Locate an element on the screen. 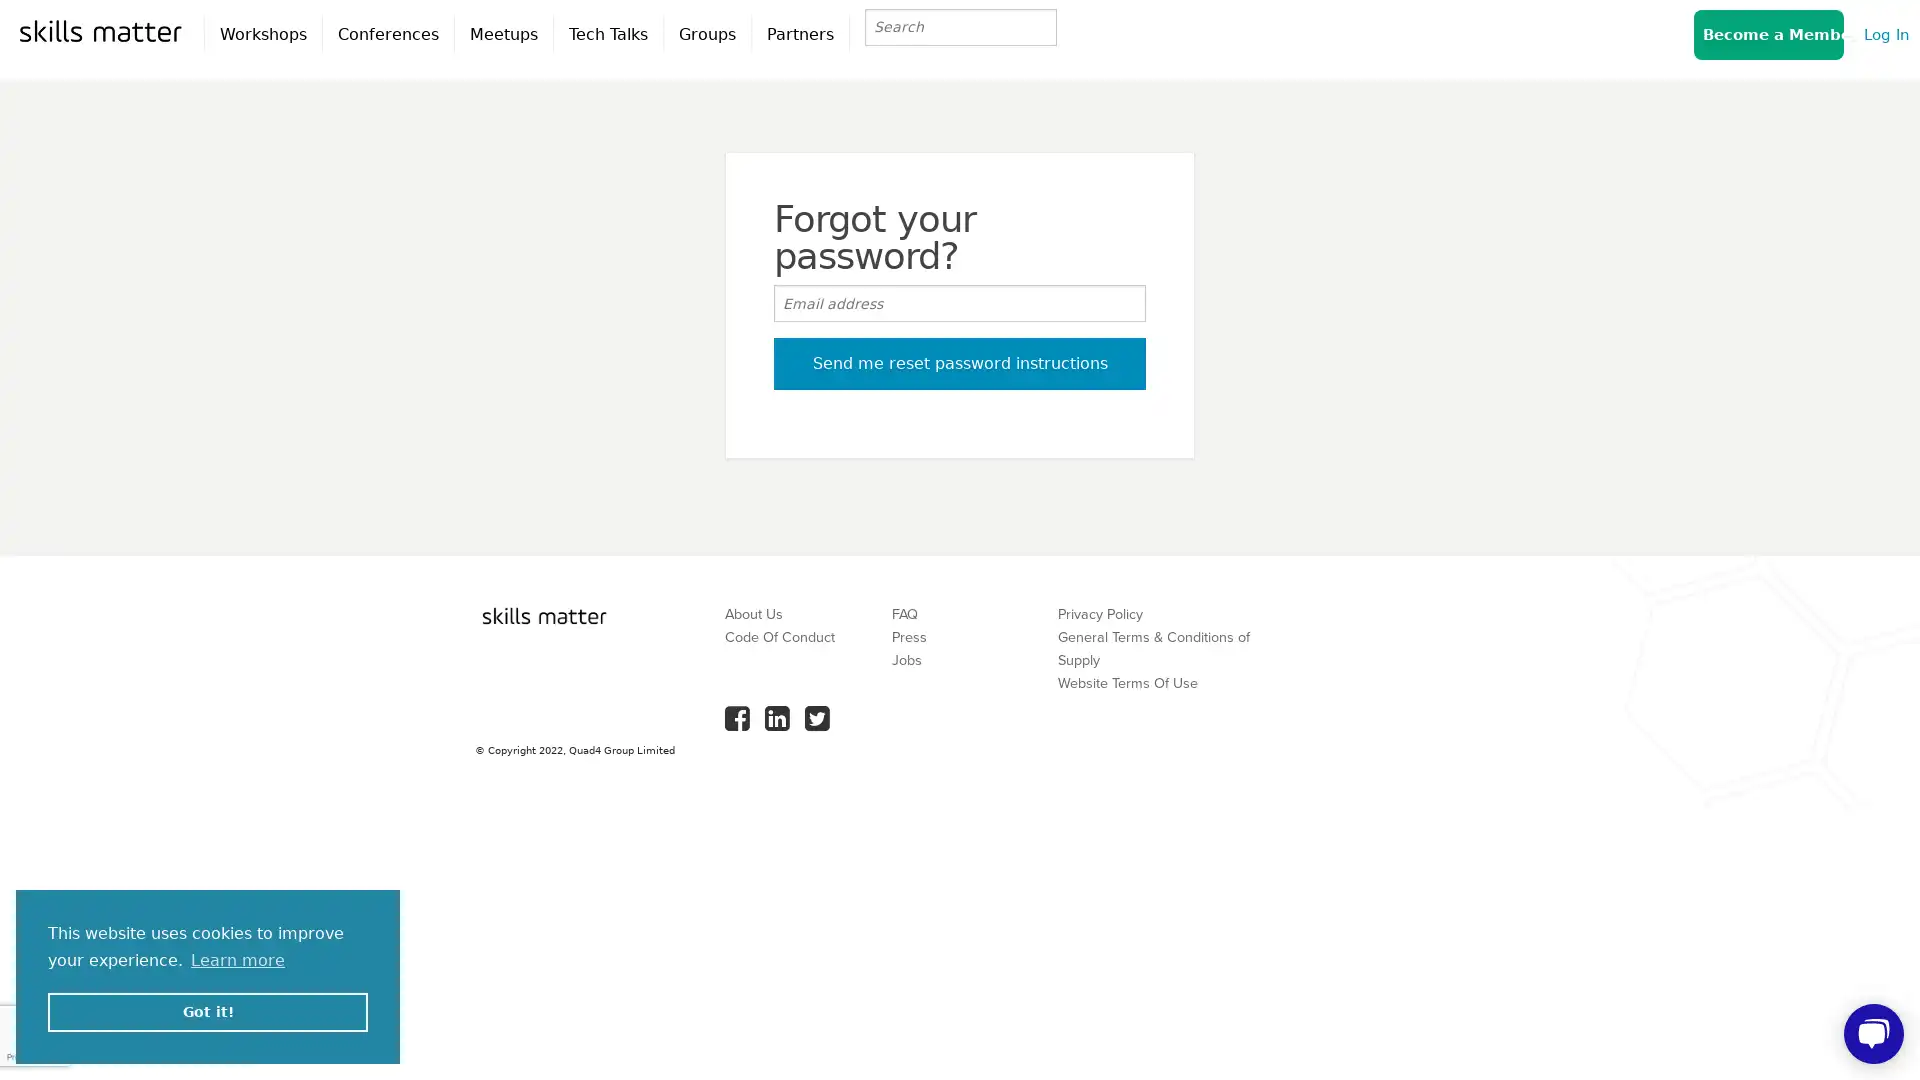  dismiss cookie message is located at coordinates (207, 1011).